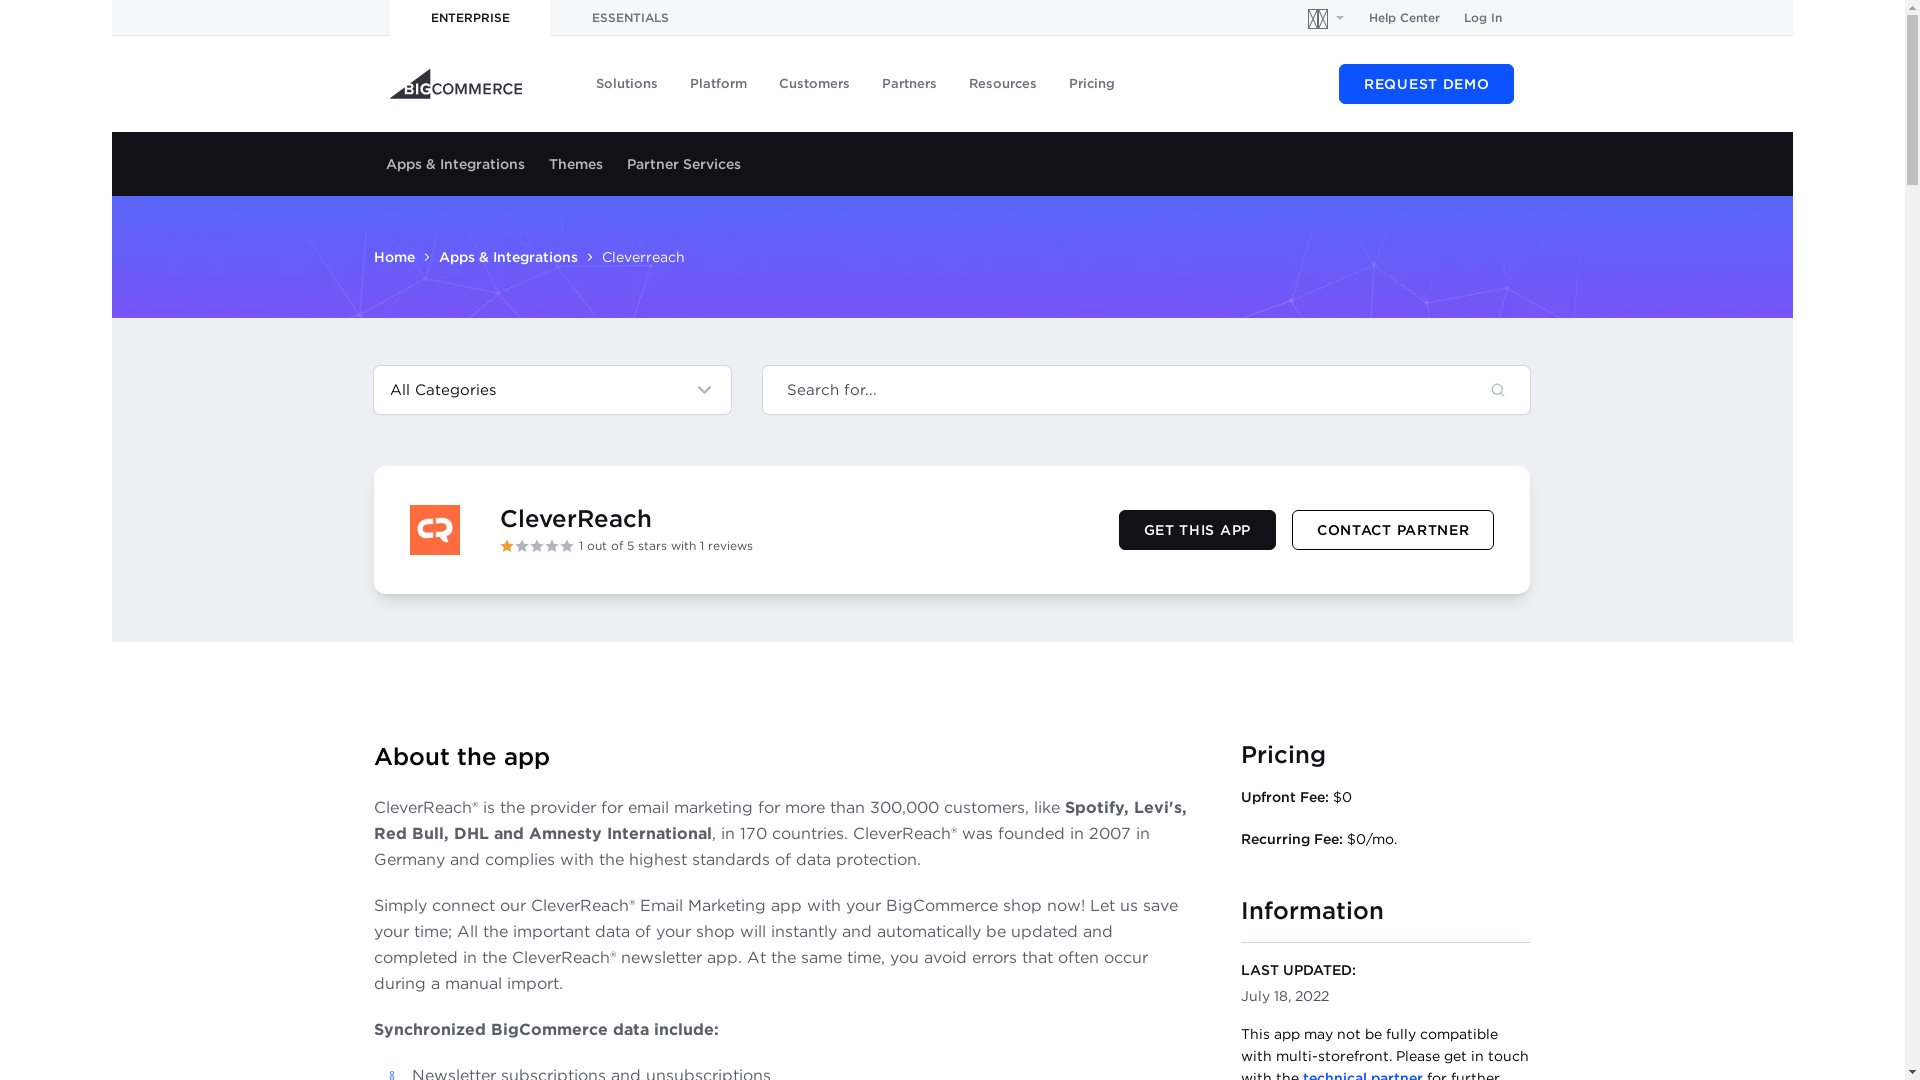  What do you see at coordinates (1403, 18) in the screenshot?
I see `'Help Center'` at bounding box center [1403, 18].